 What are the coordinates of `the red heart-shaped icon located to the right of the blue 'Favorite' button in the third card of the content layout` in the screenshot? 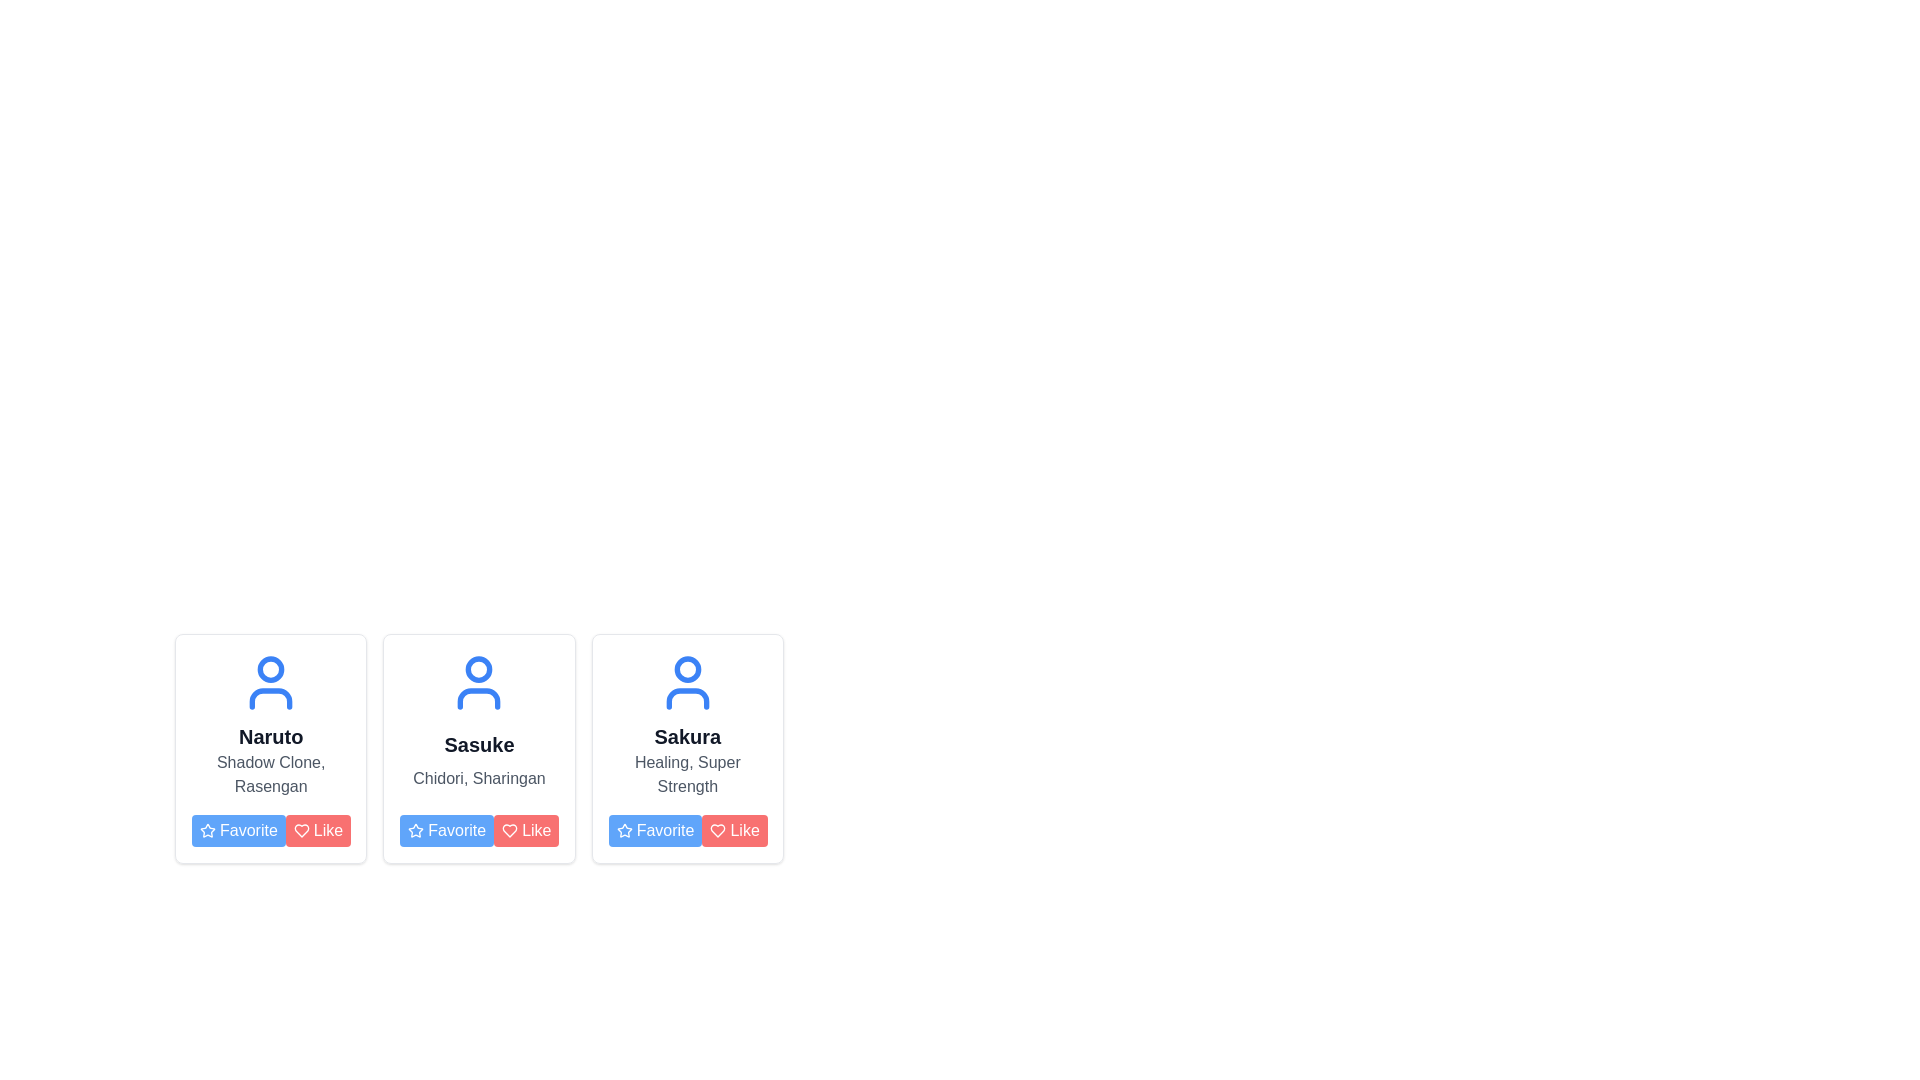 It's located at (509, 830).